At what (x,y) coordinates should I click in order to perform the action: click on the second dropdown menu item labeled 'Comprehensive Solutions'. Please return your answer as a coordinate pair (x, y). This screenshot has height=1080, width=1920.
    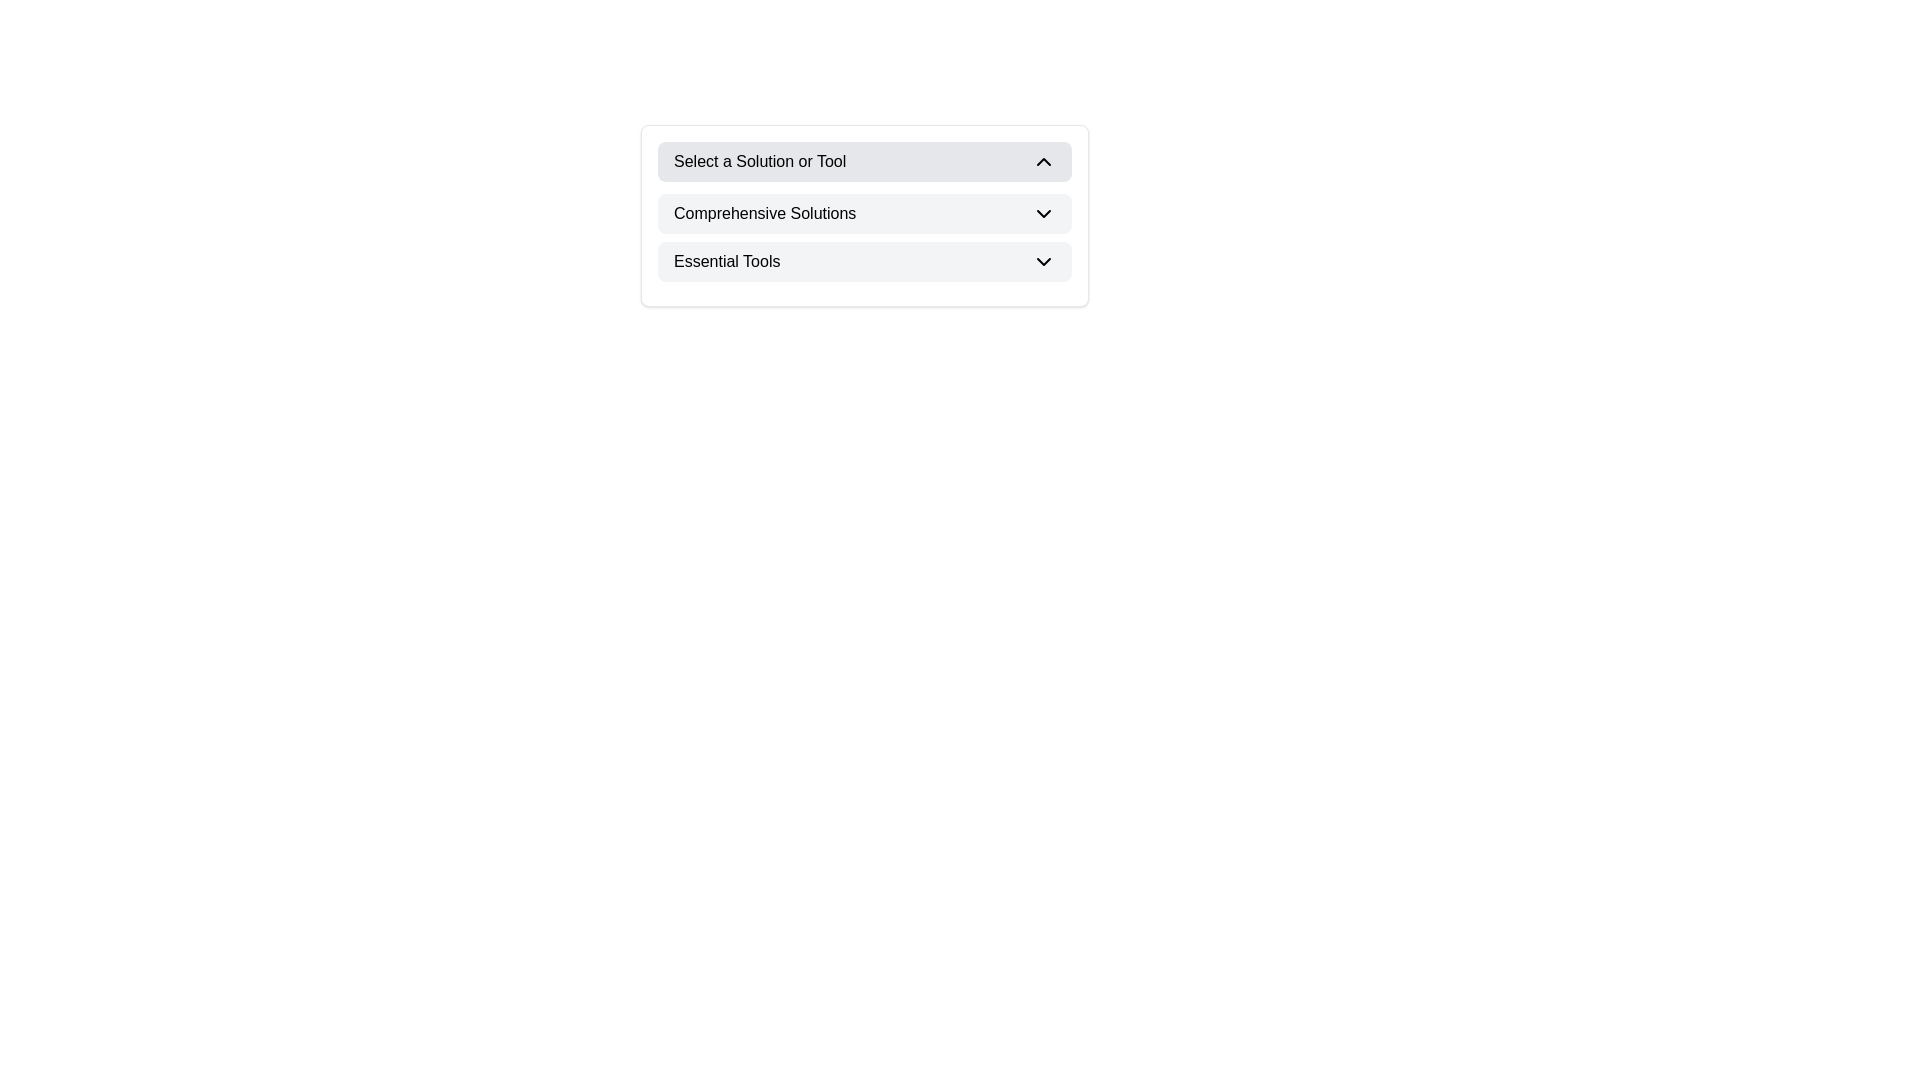
    Looking at the image, I should click on (864, 213).